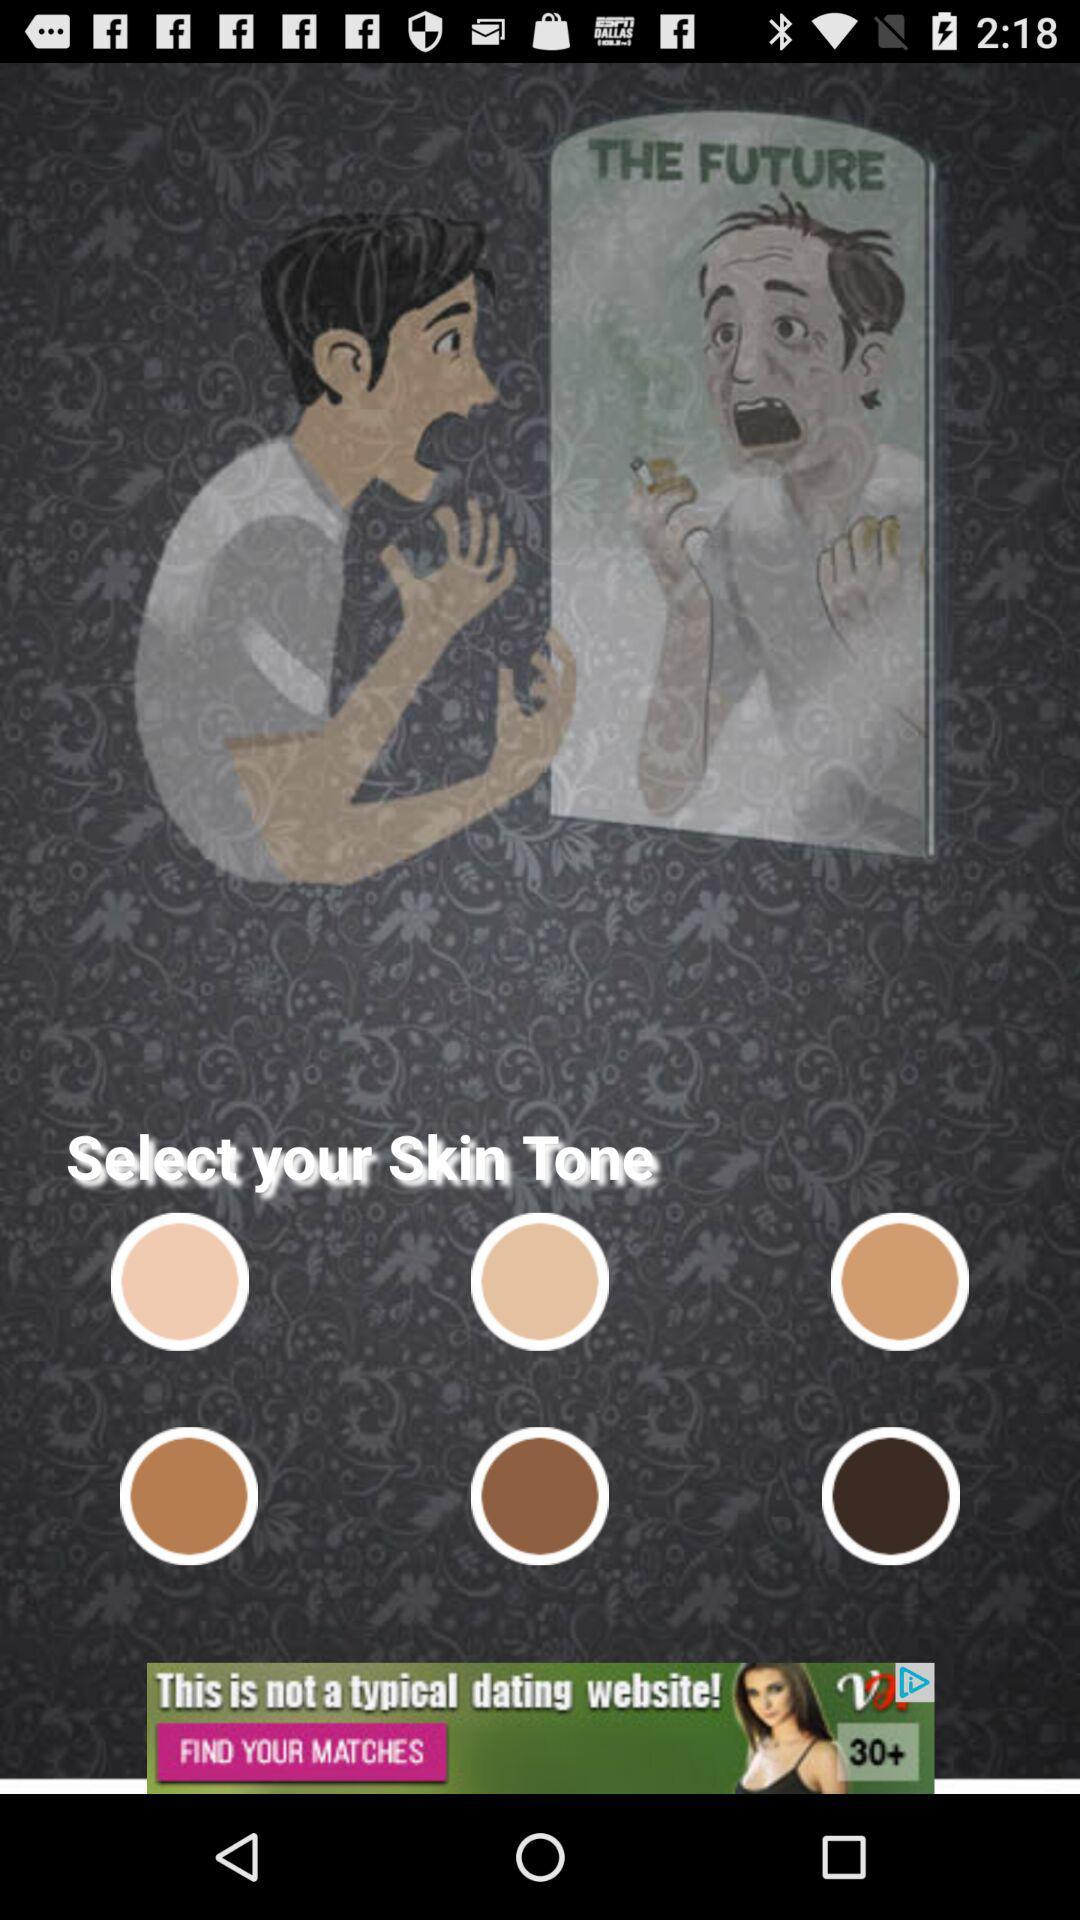 The image size is (1080, 1920). Describe the element at coordinates (180, 1281) in the screenshot. I see `it` at that location.